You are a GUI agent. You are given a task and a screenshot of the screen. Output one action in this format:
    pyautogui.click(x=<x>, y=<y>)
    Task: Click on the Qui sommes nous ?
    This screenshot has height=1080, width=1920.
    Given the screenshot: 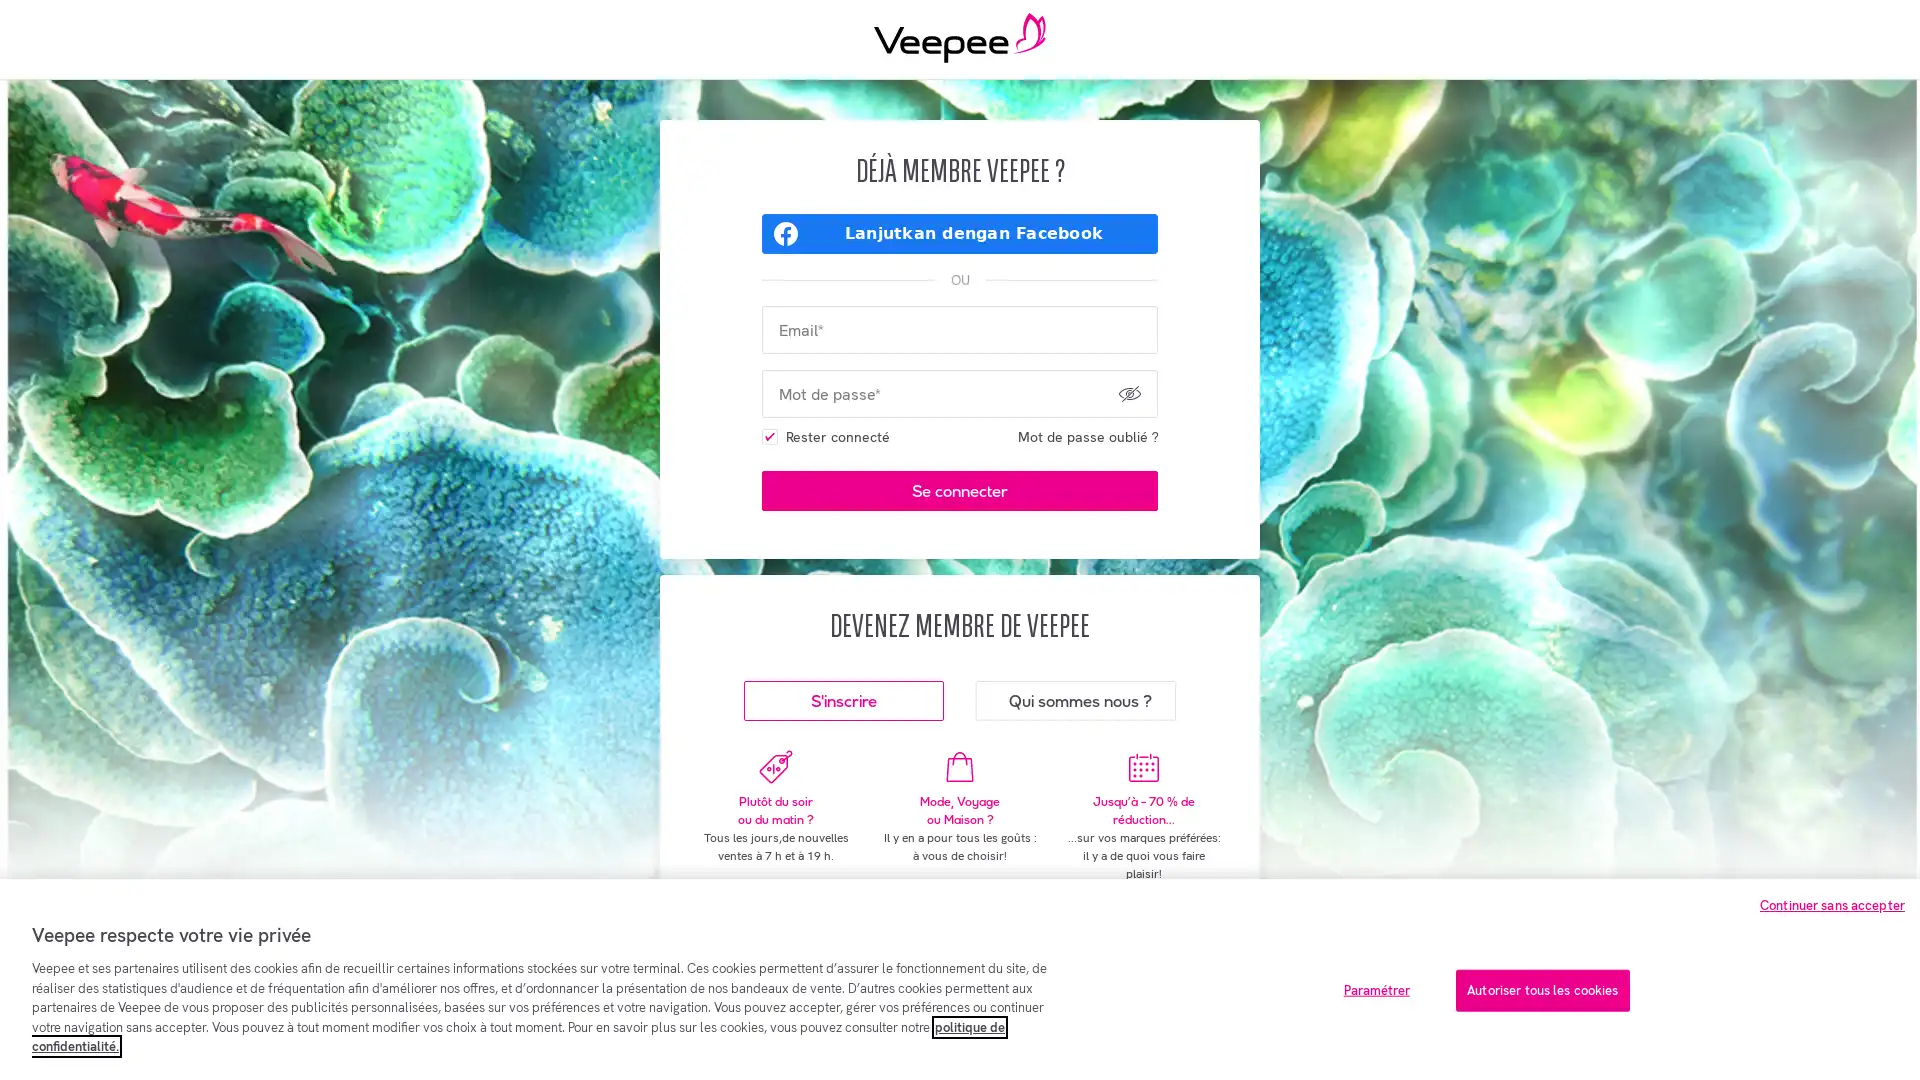 What is the action you would take?
    pyautogui.click(x=1074, y=700)
    